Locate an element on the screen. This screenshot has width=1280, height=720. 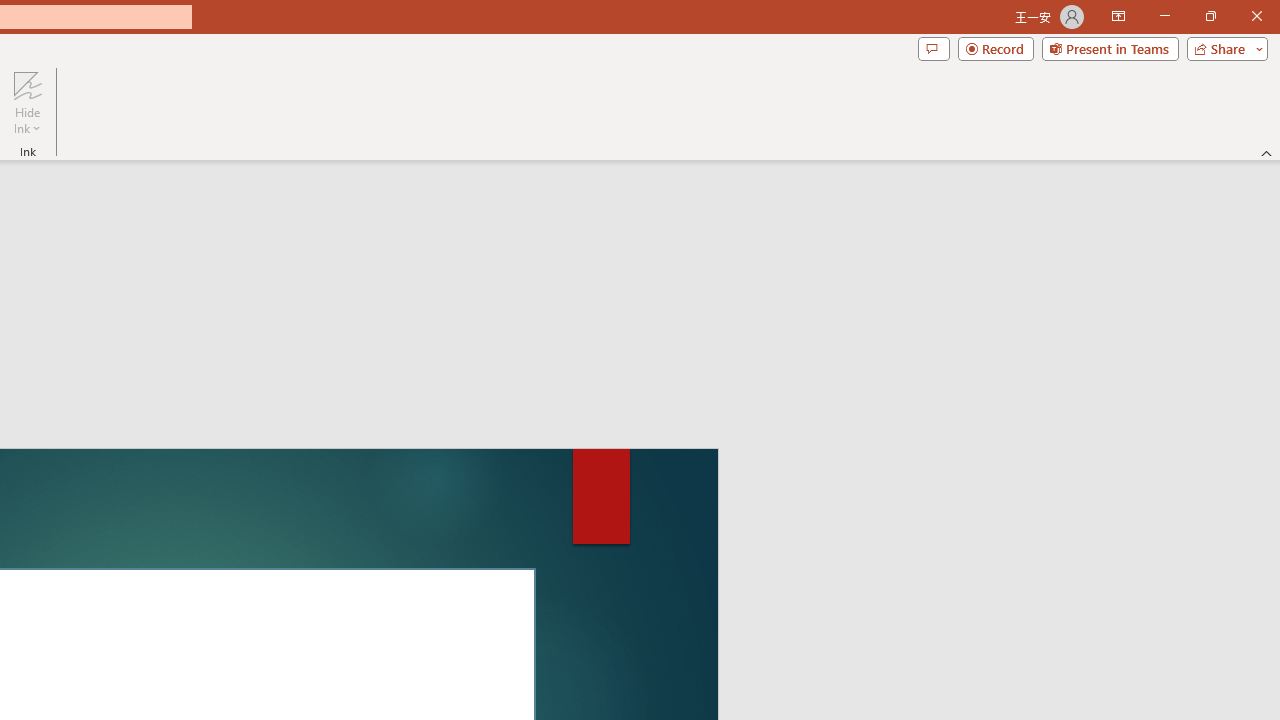
'Hide Ink' is located at coordinates (27, 103).